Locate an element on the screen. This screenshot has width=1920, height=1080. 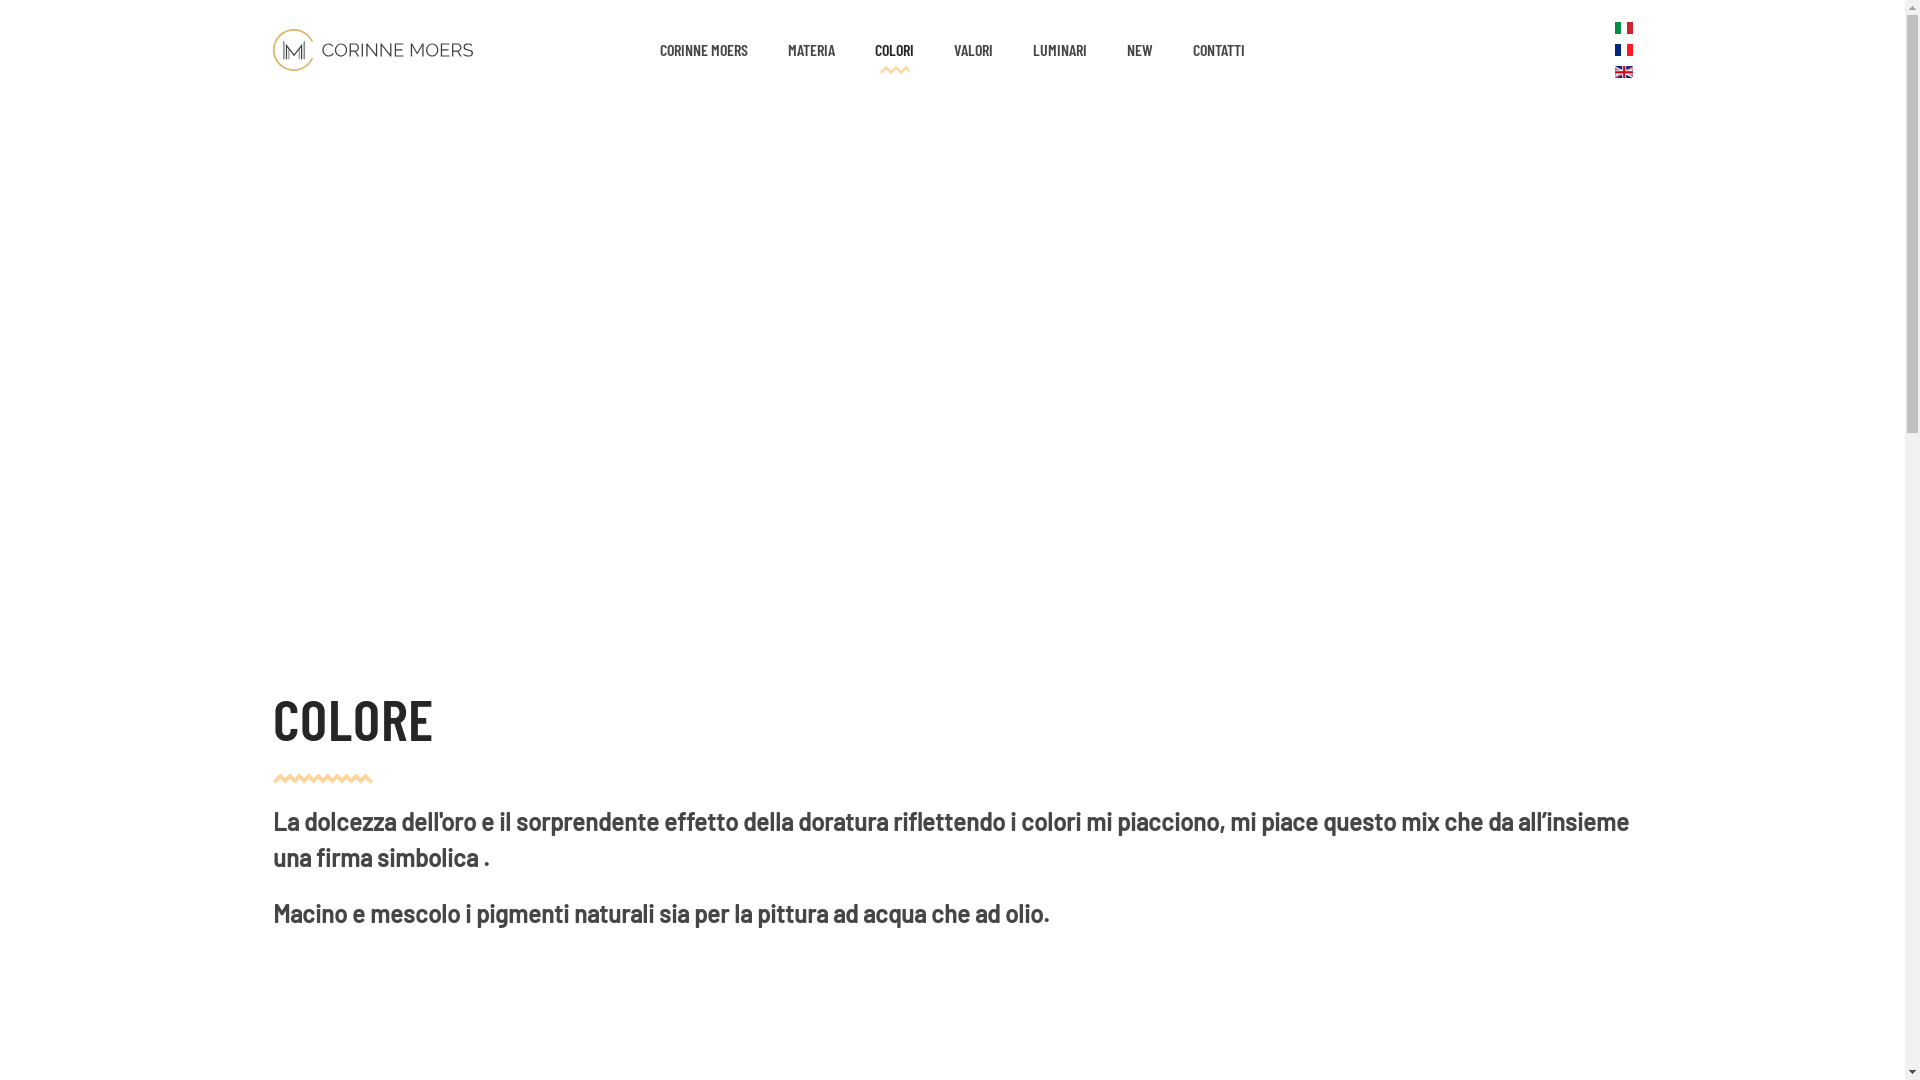
'FR' is located at coordinates (1613, 49).